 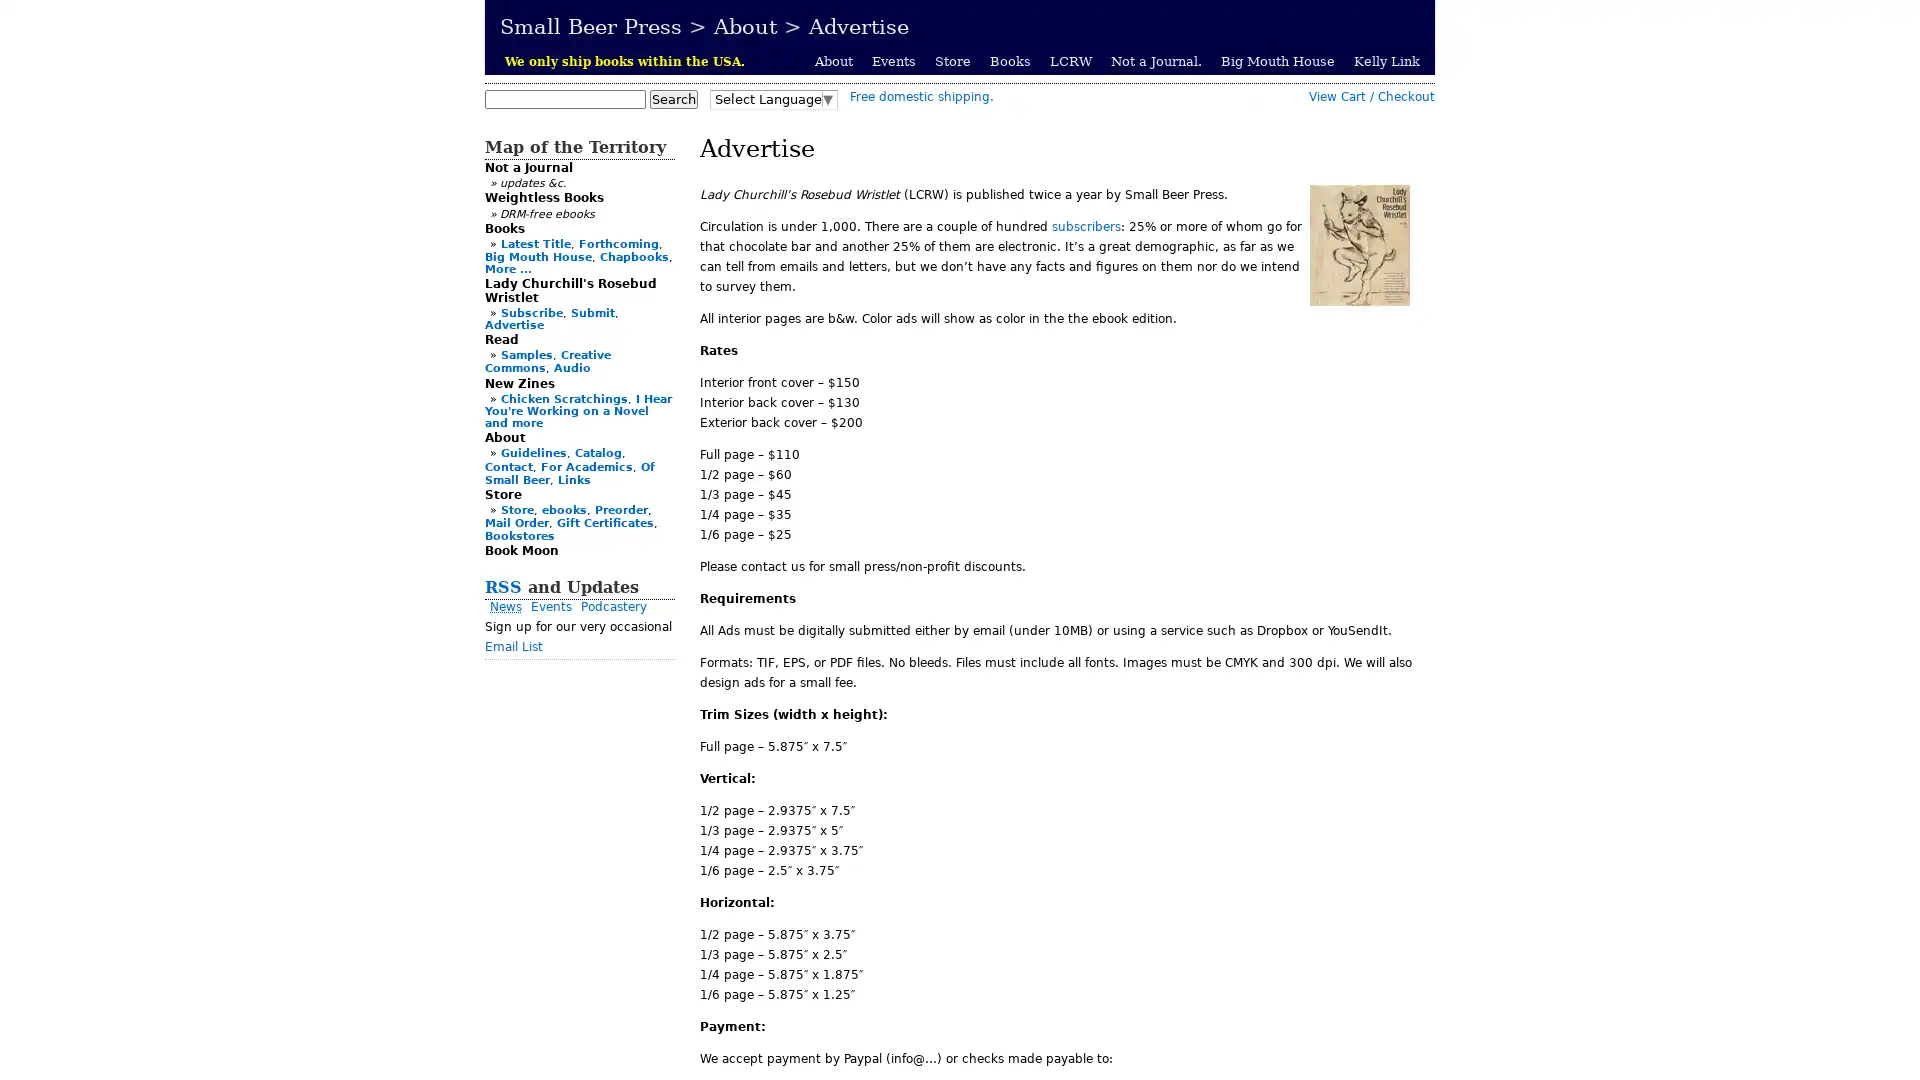 What do you see at coordinates (673, 99) in the screenshot?
I see `Search` at bounding box center [673, 99].